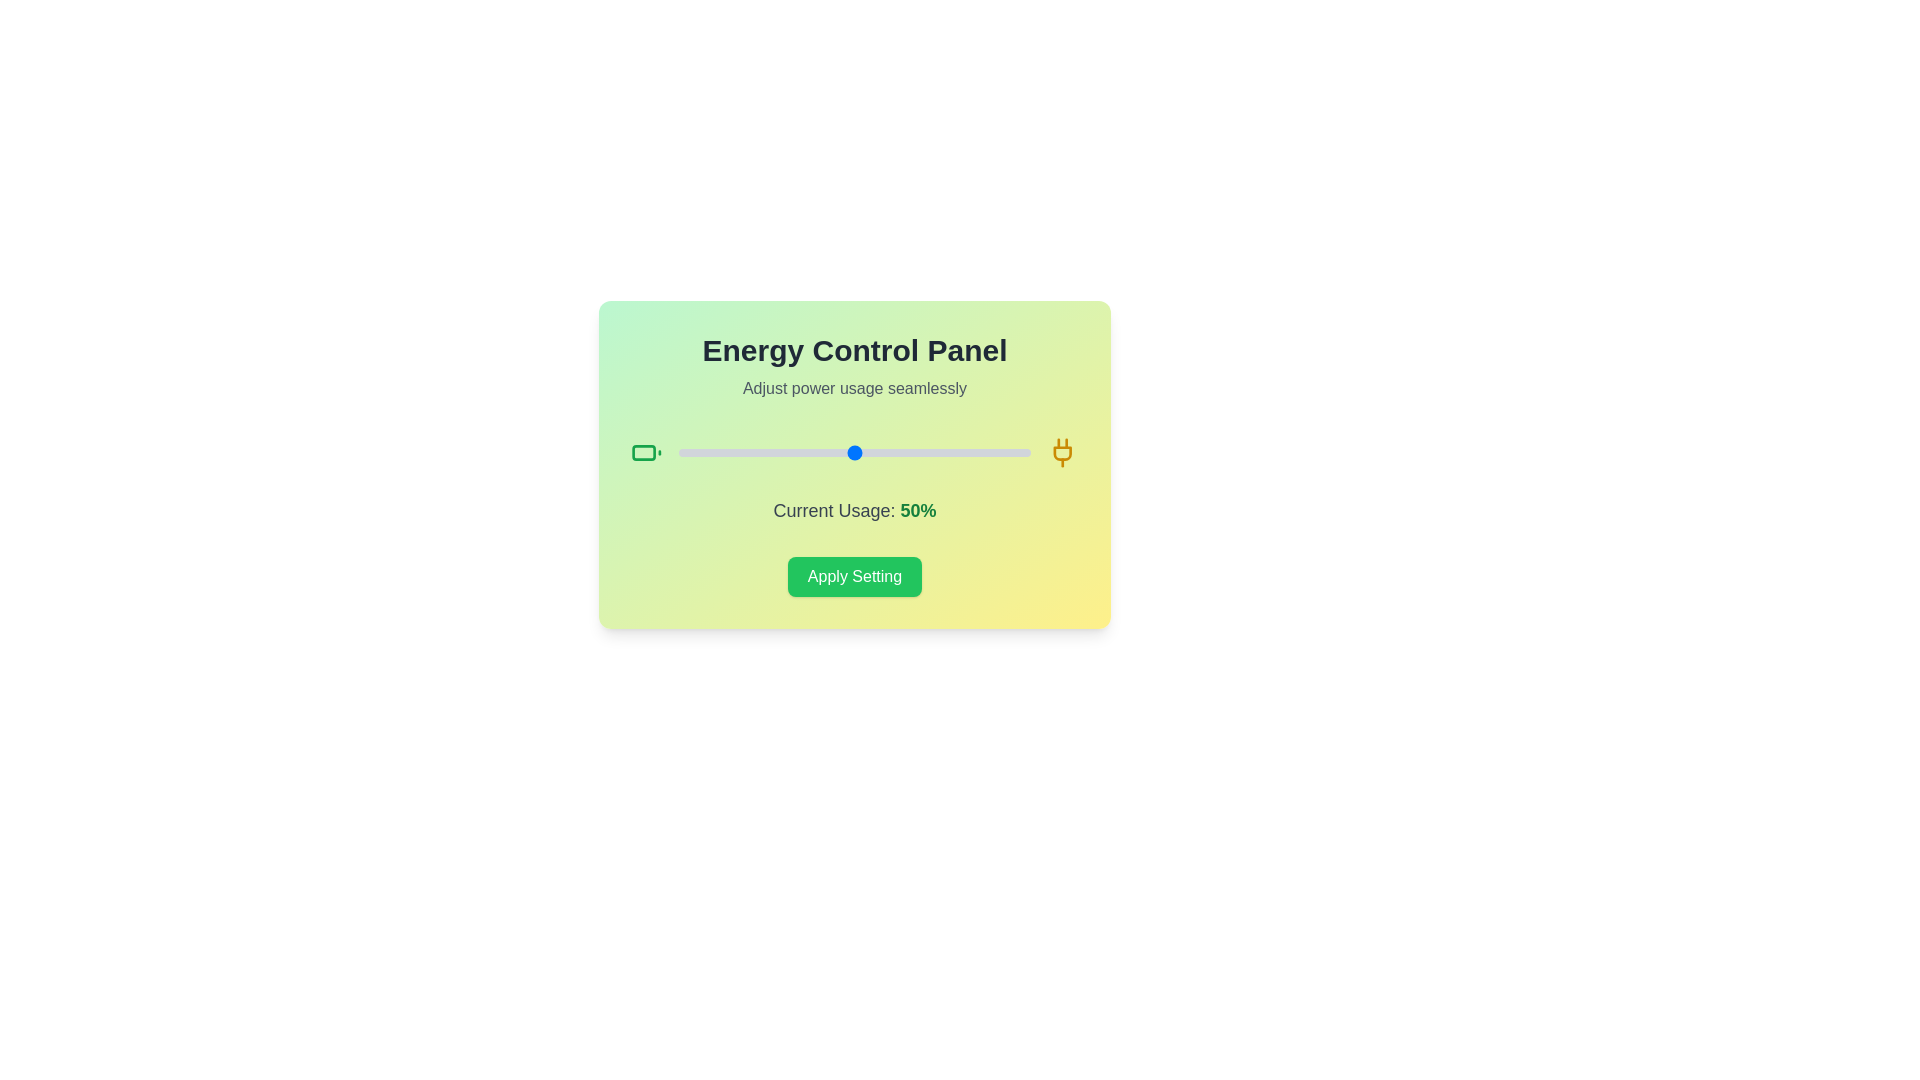  I want to click on the energy usage slider, so click(914, 452).